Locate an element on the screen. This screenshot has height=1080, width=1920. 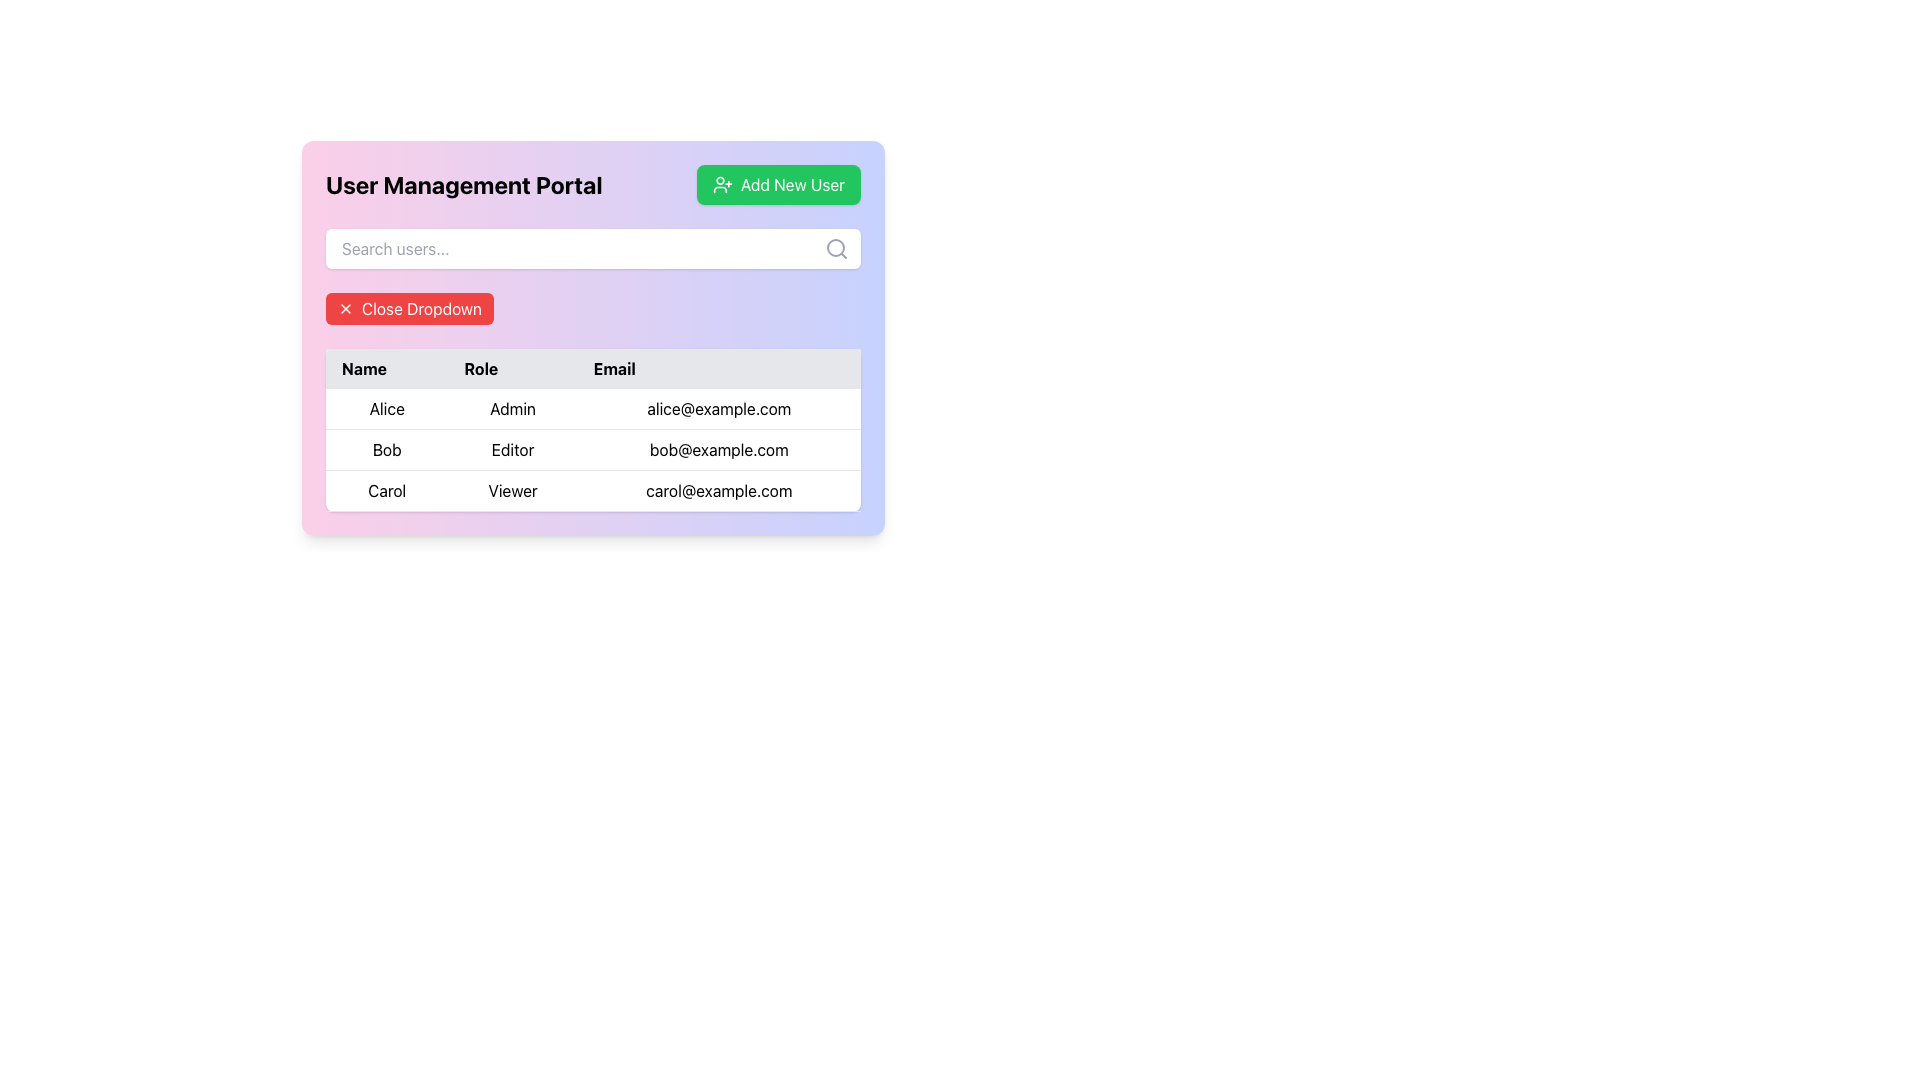
the second row in the user information table by clicking on it, which displays details like name, role, and email is located at coordinates (592, 450).